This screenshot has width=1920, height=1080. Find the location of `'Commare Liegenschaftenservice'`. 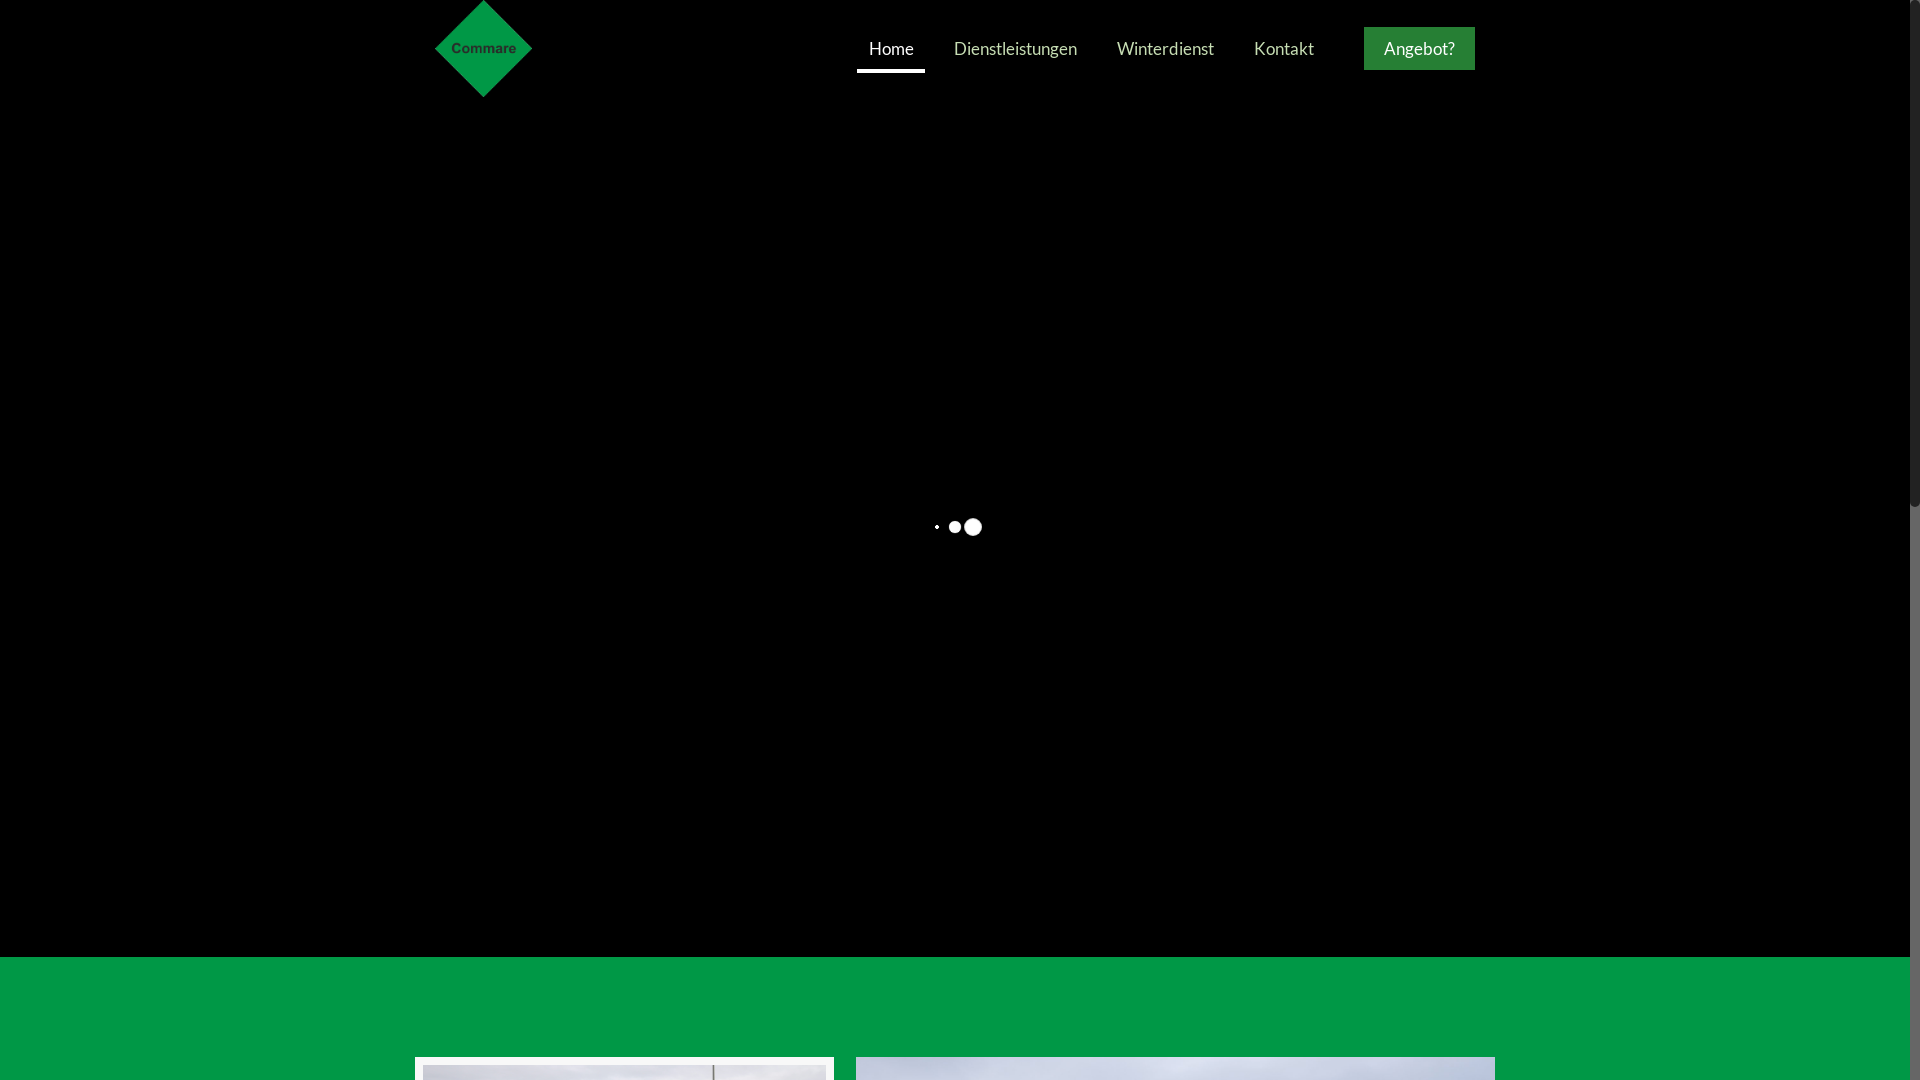

'Commare Liegenschaftenservice' is located at coordinates (434, 47).